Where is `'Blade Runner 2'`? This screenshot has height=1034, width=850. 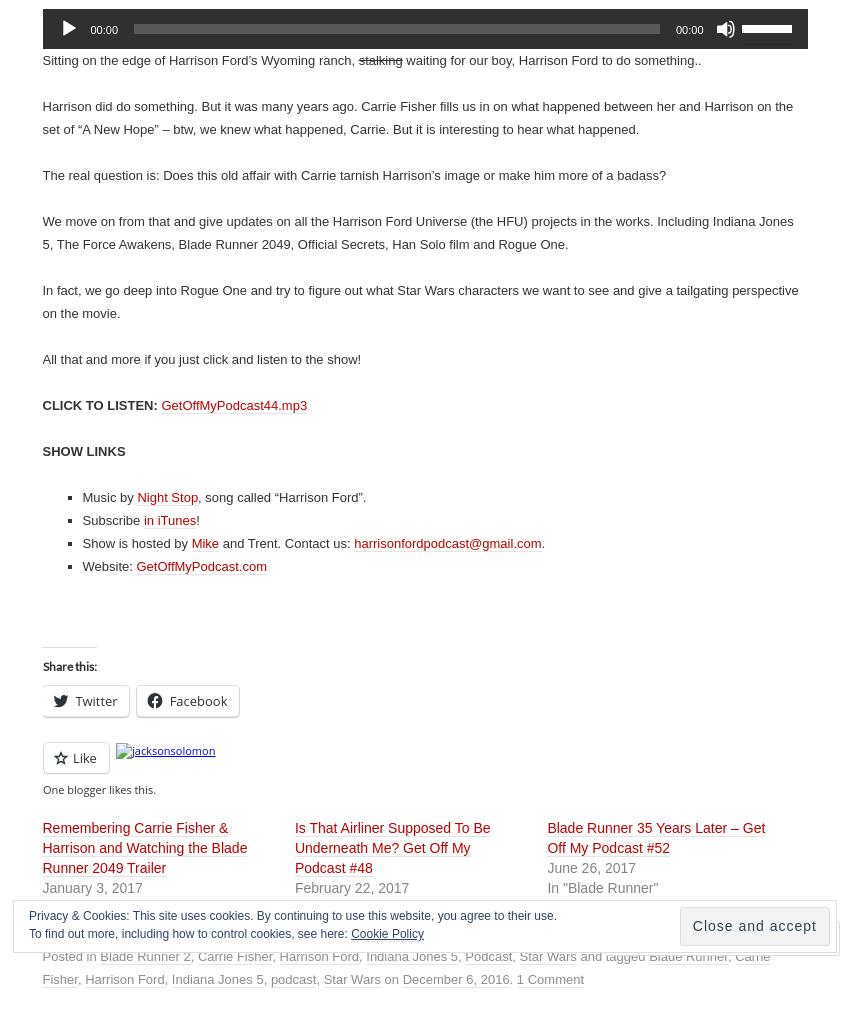 'Blade Runner 2' is located at coordinates (145, 954).